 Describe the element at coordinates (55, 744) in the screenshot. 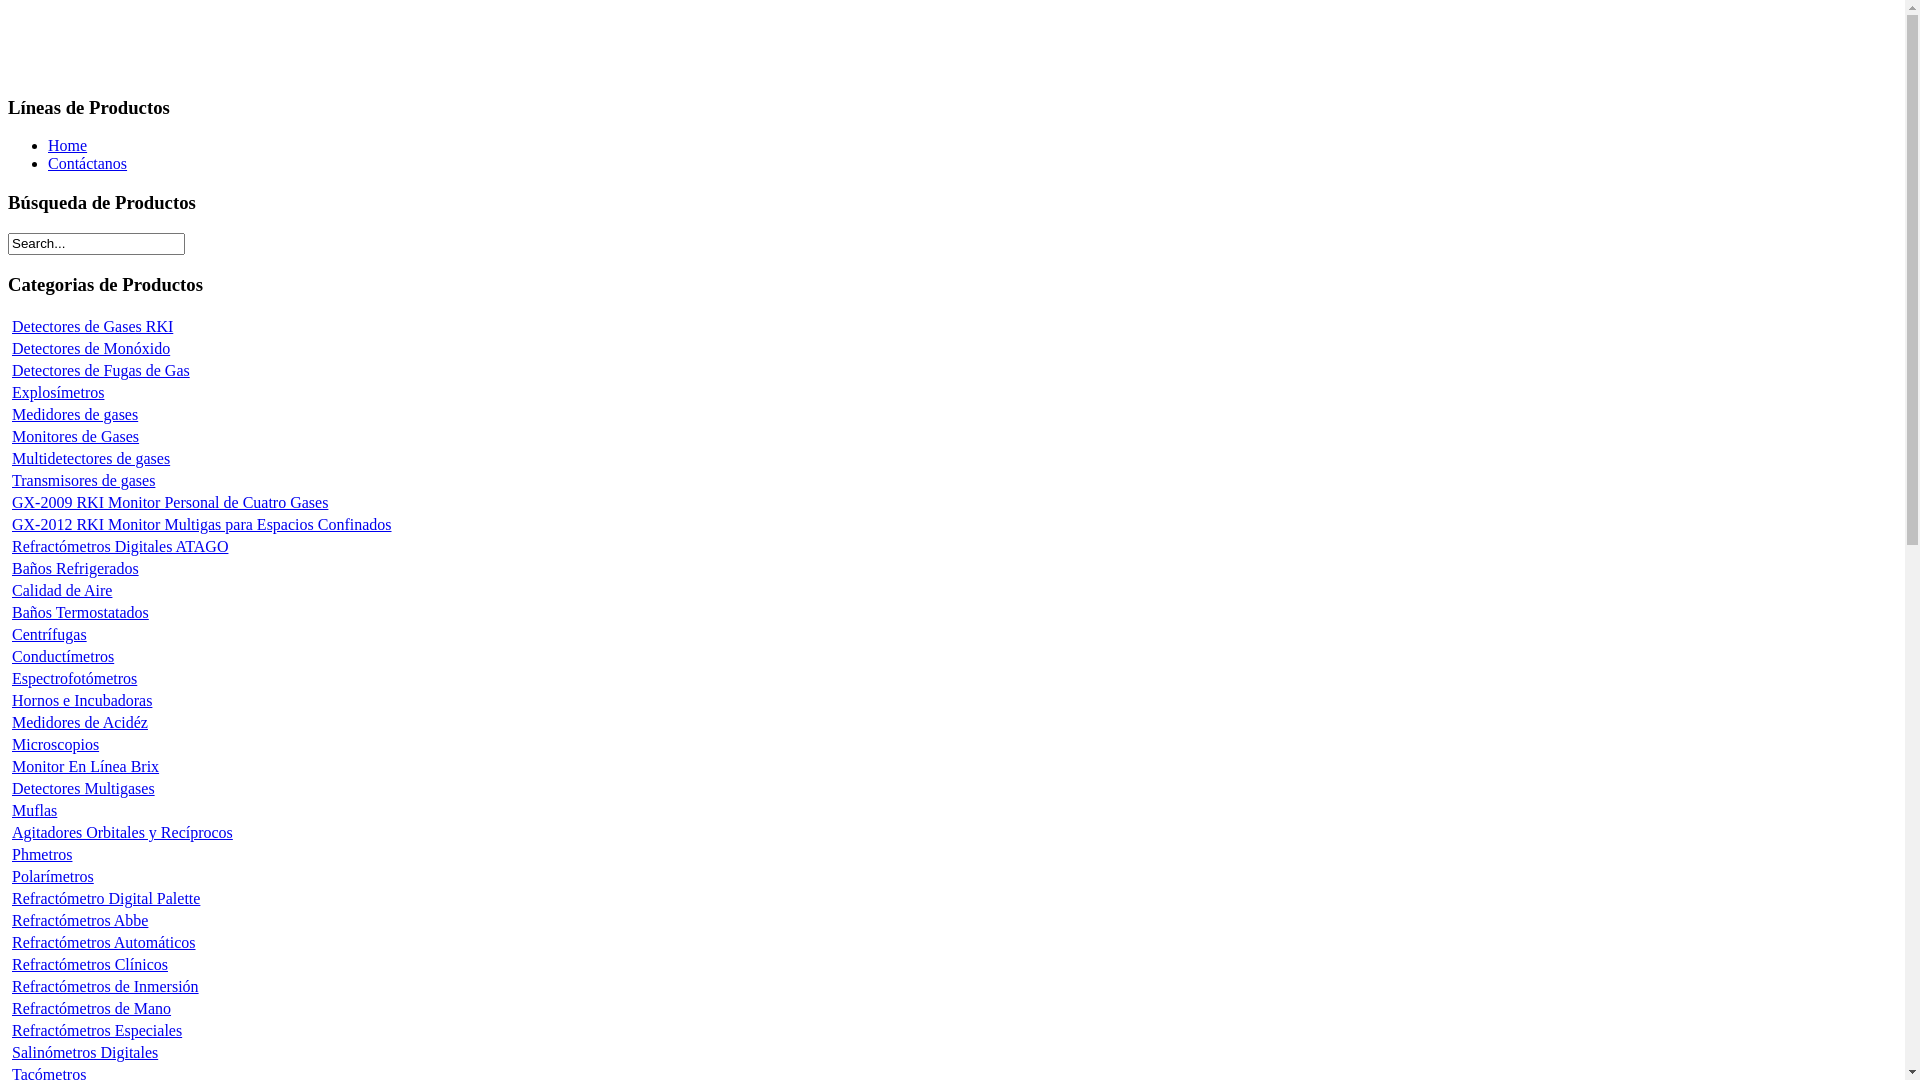

I see `'Microscopios'` at that location.